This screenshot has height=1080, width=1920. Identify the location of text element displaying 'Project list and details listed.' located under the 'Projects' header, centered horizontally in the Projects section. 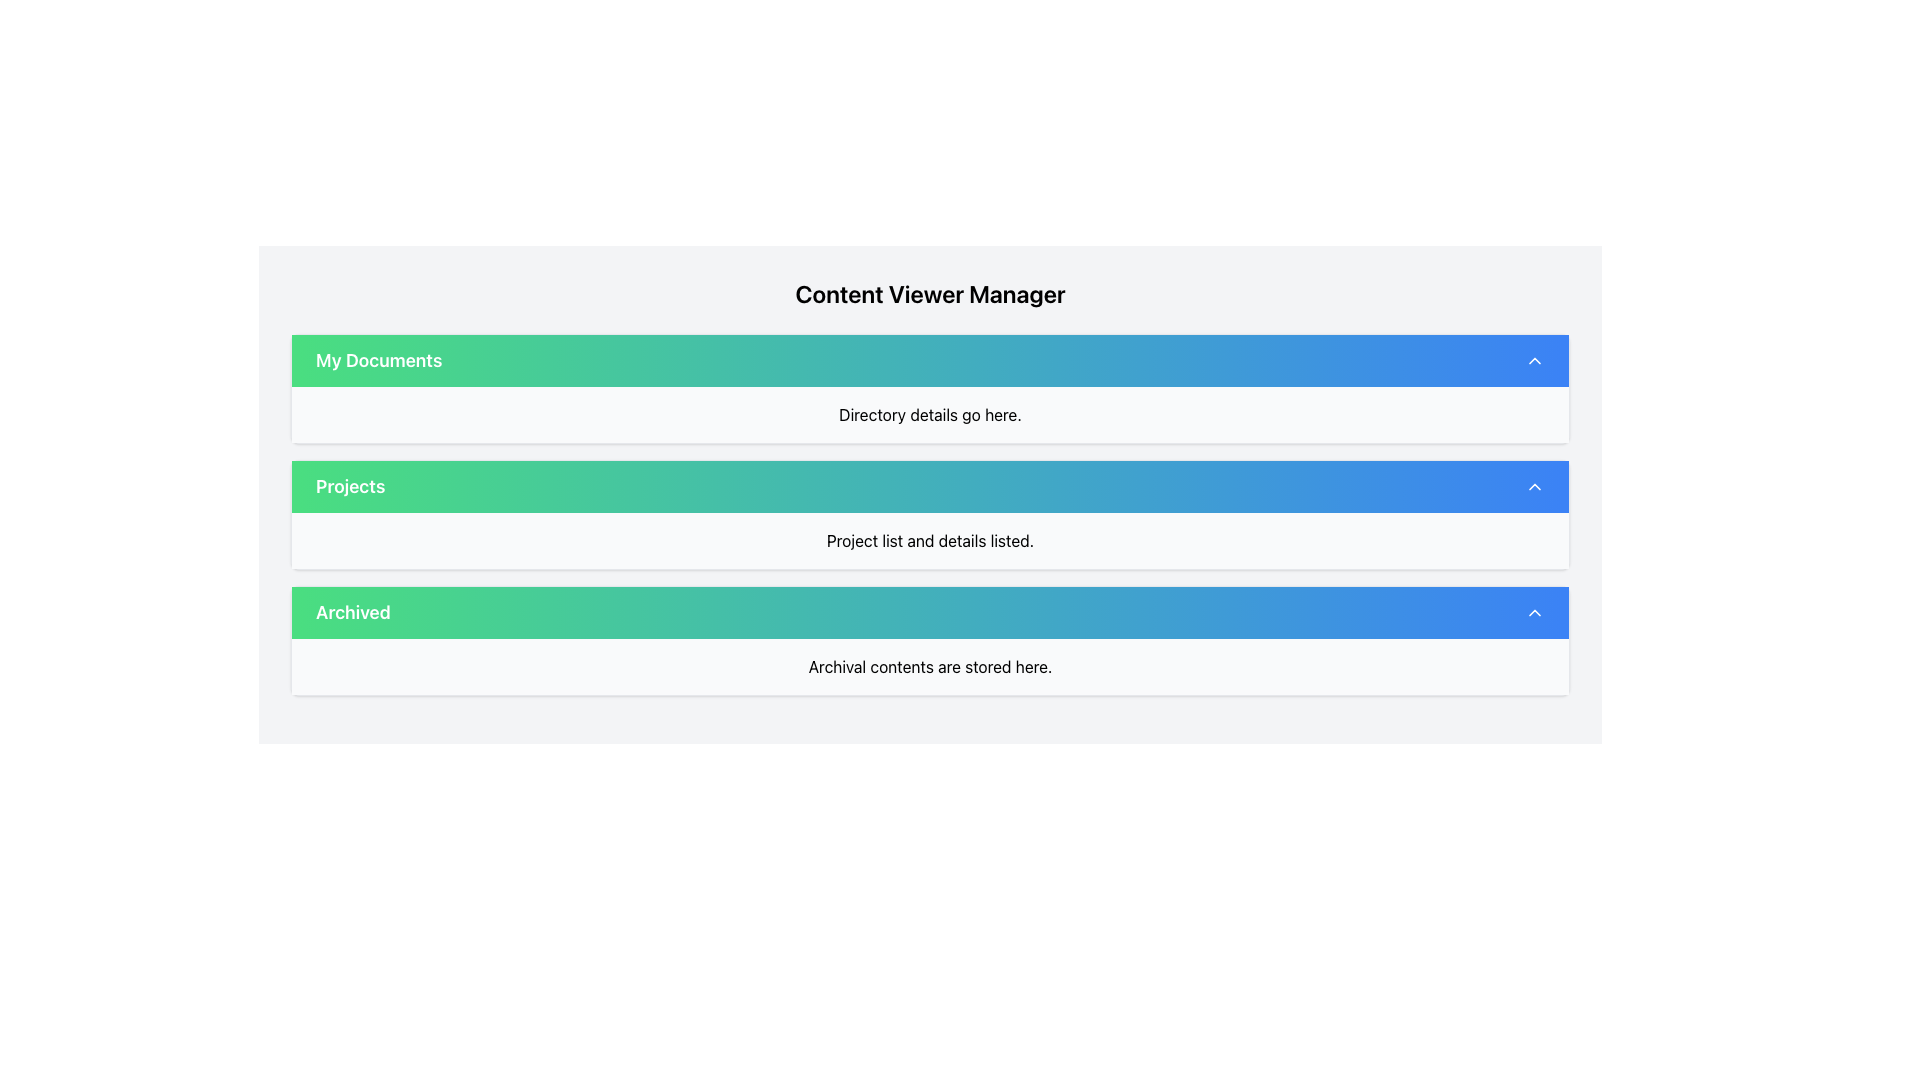
(929, 540).